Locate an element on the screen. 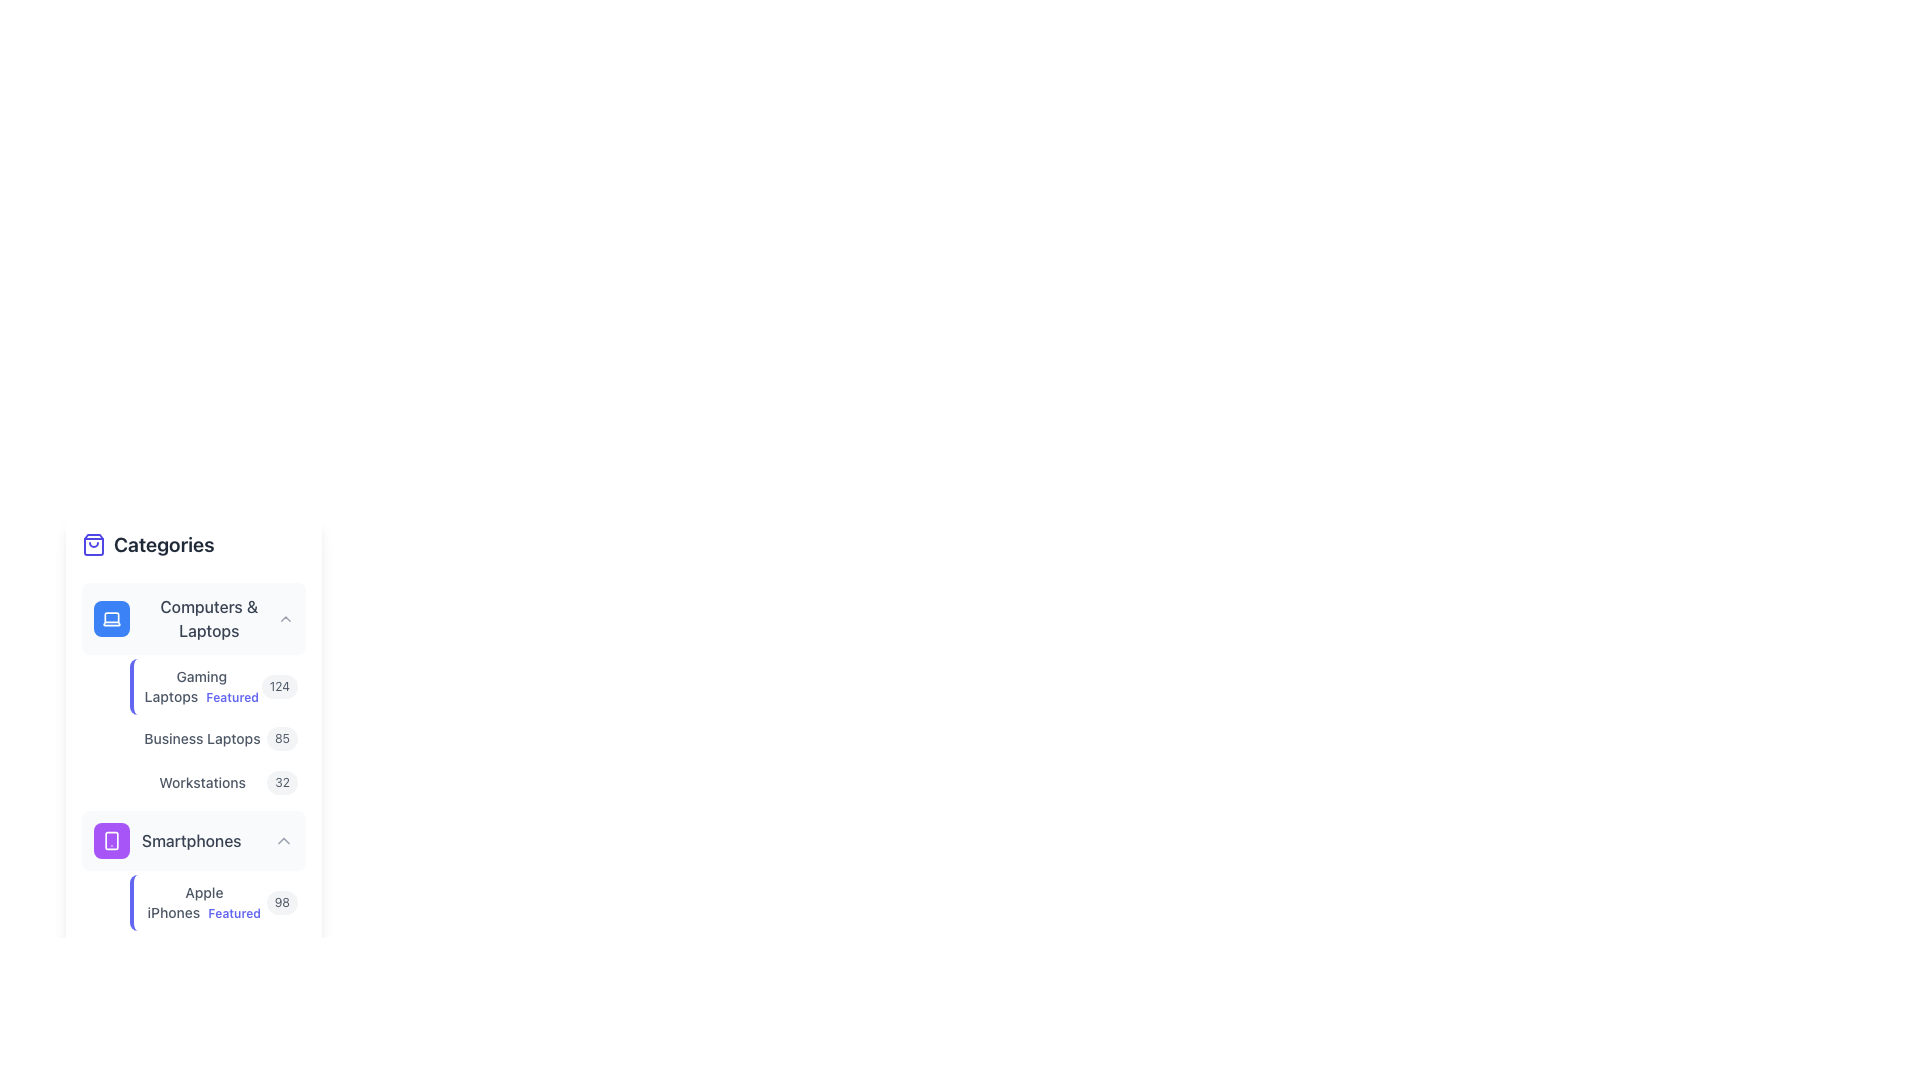 Image resolution: width=1920 pixels, height=1080 pixels. the Badge displaying the number '98' is located at coordinates (281, 902).